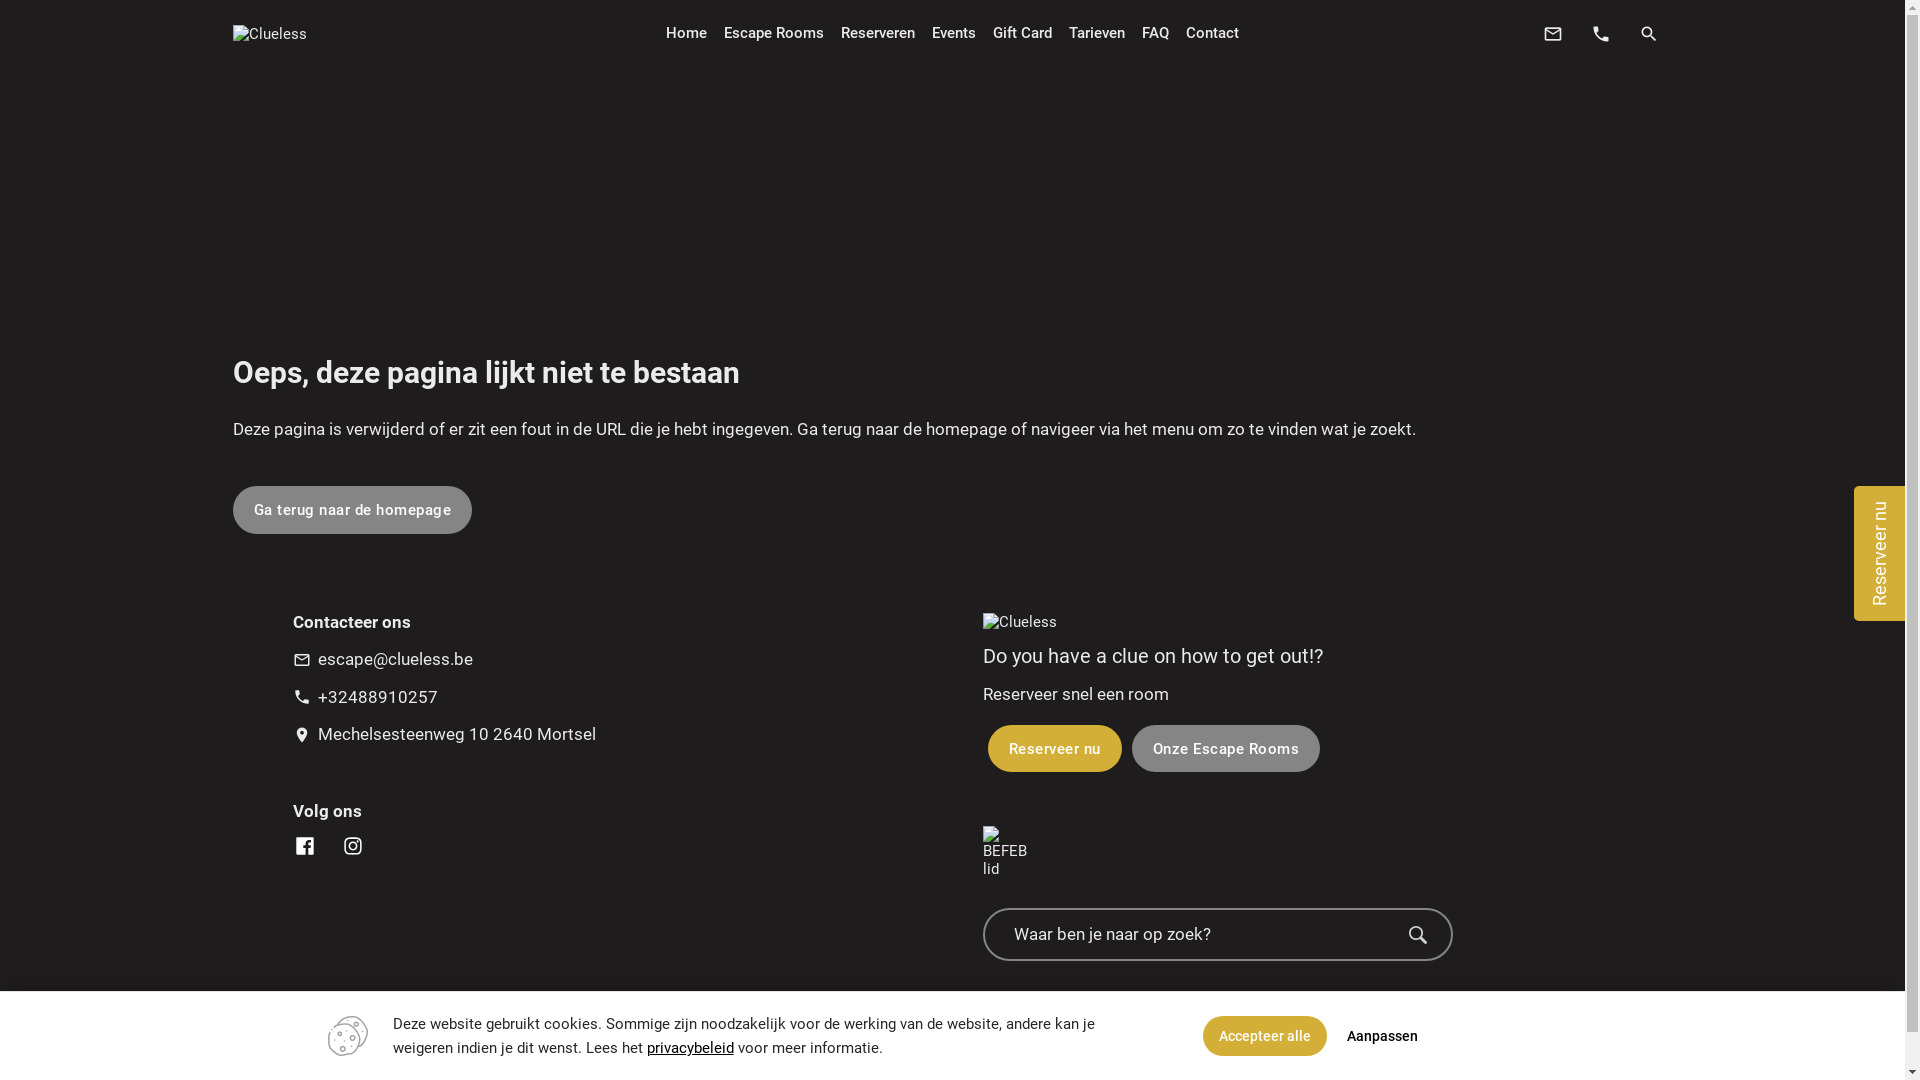  What do you see at coordinates (773, 32) in the screenshot?
I see `'Escape Rooms'` at bounding box center [773, 32].